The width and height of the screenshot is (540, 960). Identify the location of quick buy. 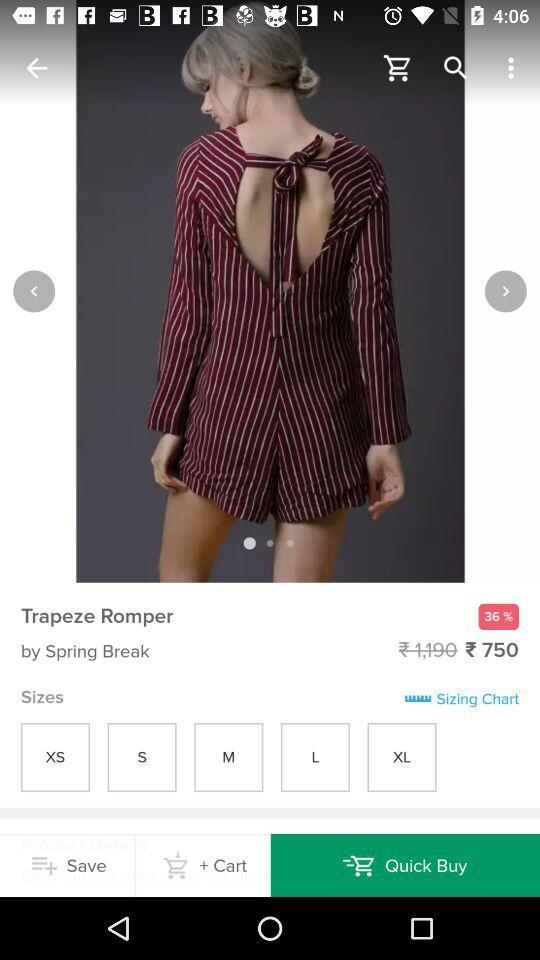
(405, 864).